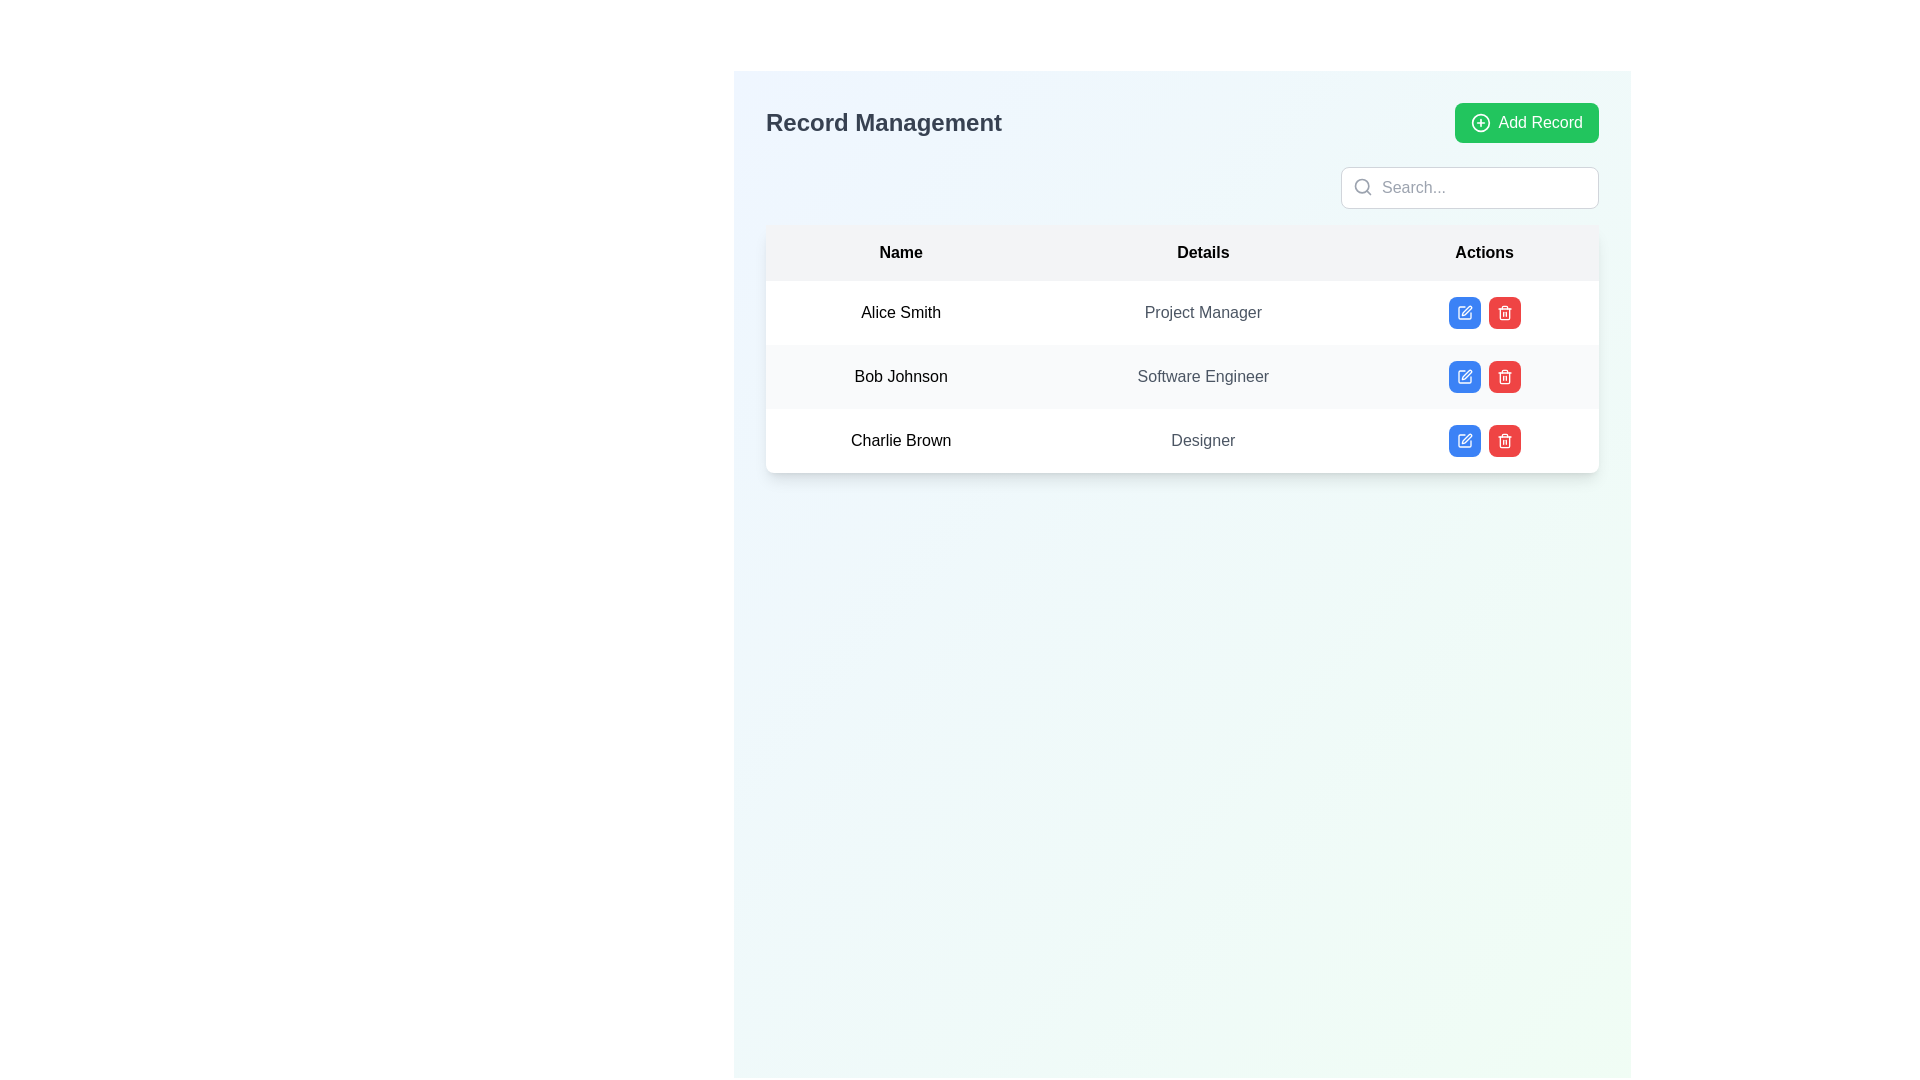  I want to click on the 'Record Management' text label, which serves as a title or heading indicating the focus of the current page or section, located near the top-left portion of the interface, so click(882, 123).